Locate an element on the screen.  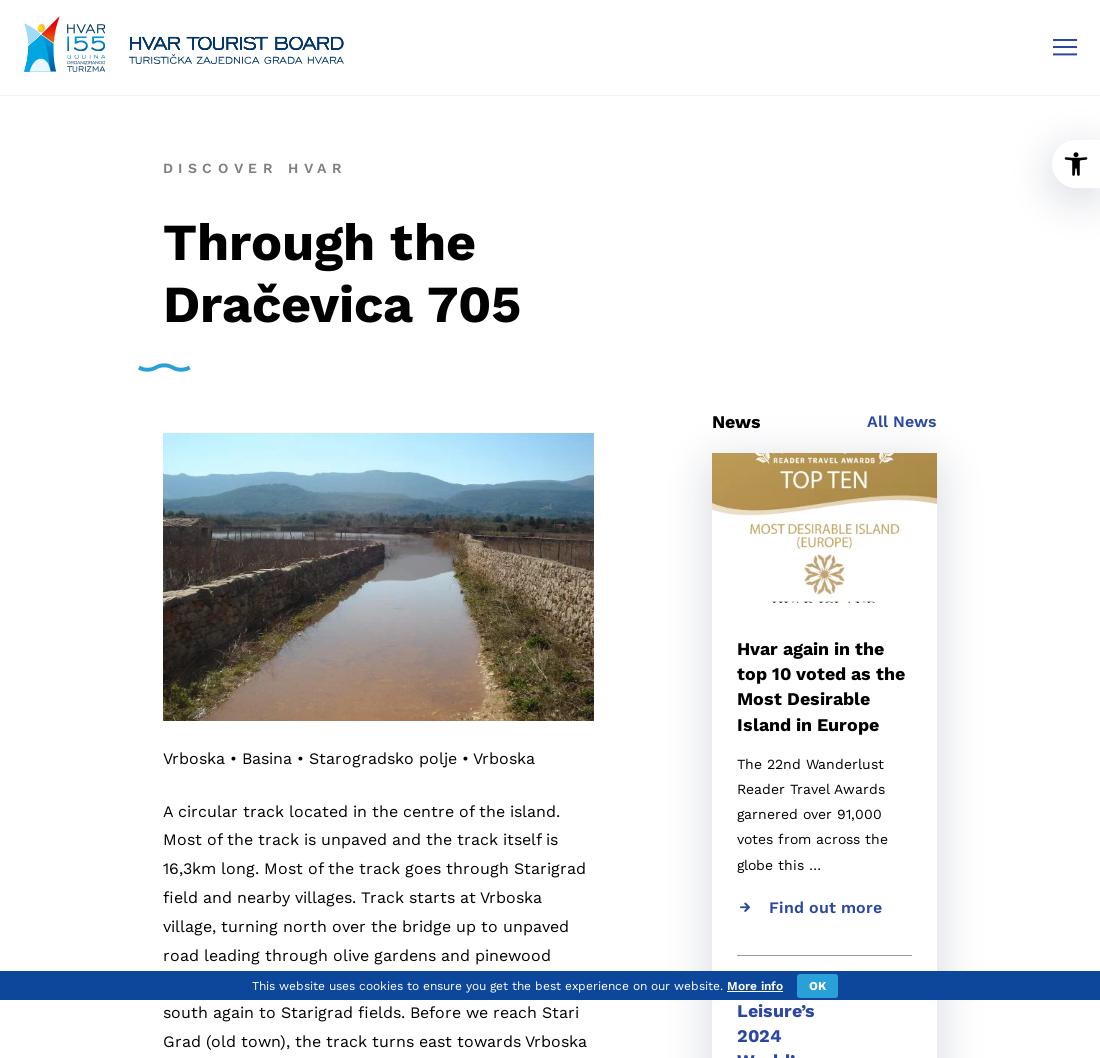
'All News' is located at coordinates (902, 421).